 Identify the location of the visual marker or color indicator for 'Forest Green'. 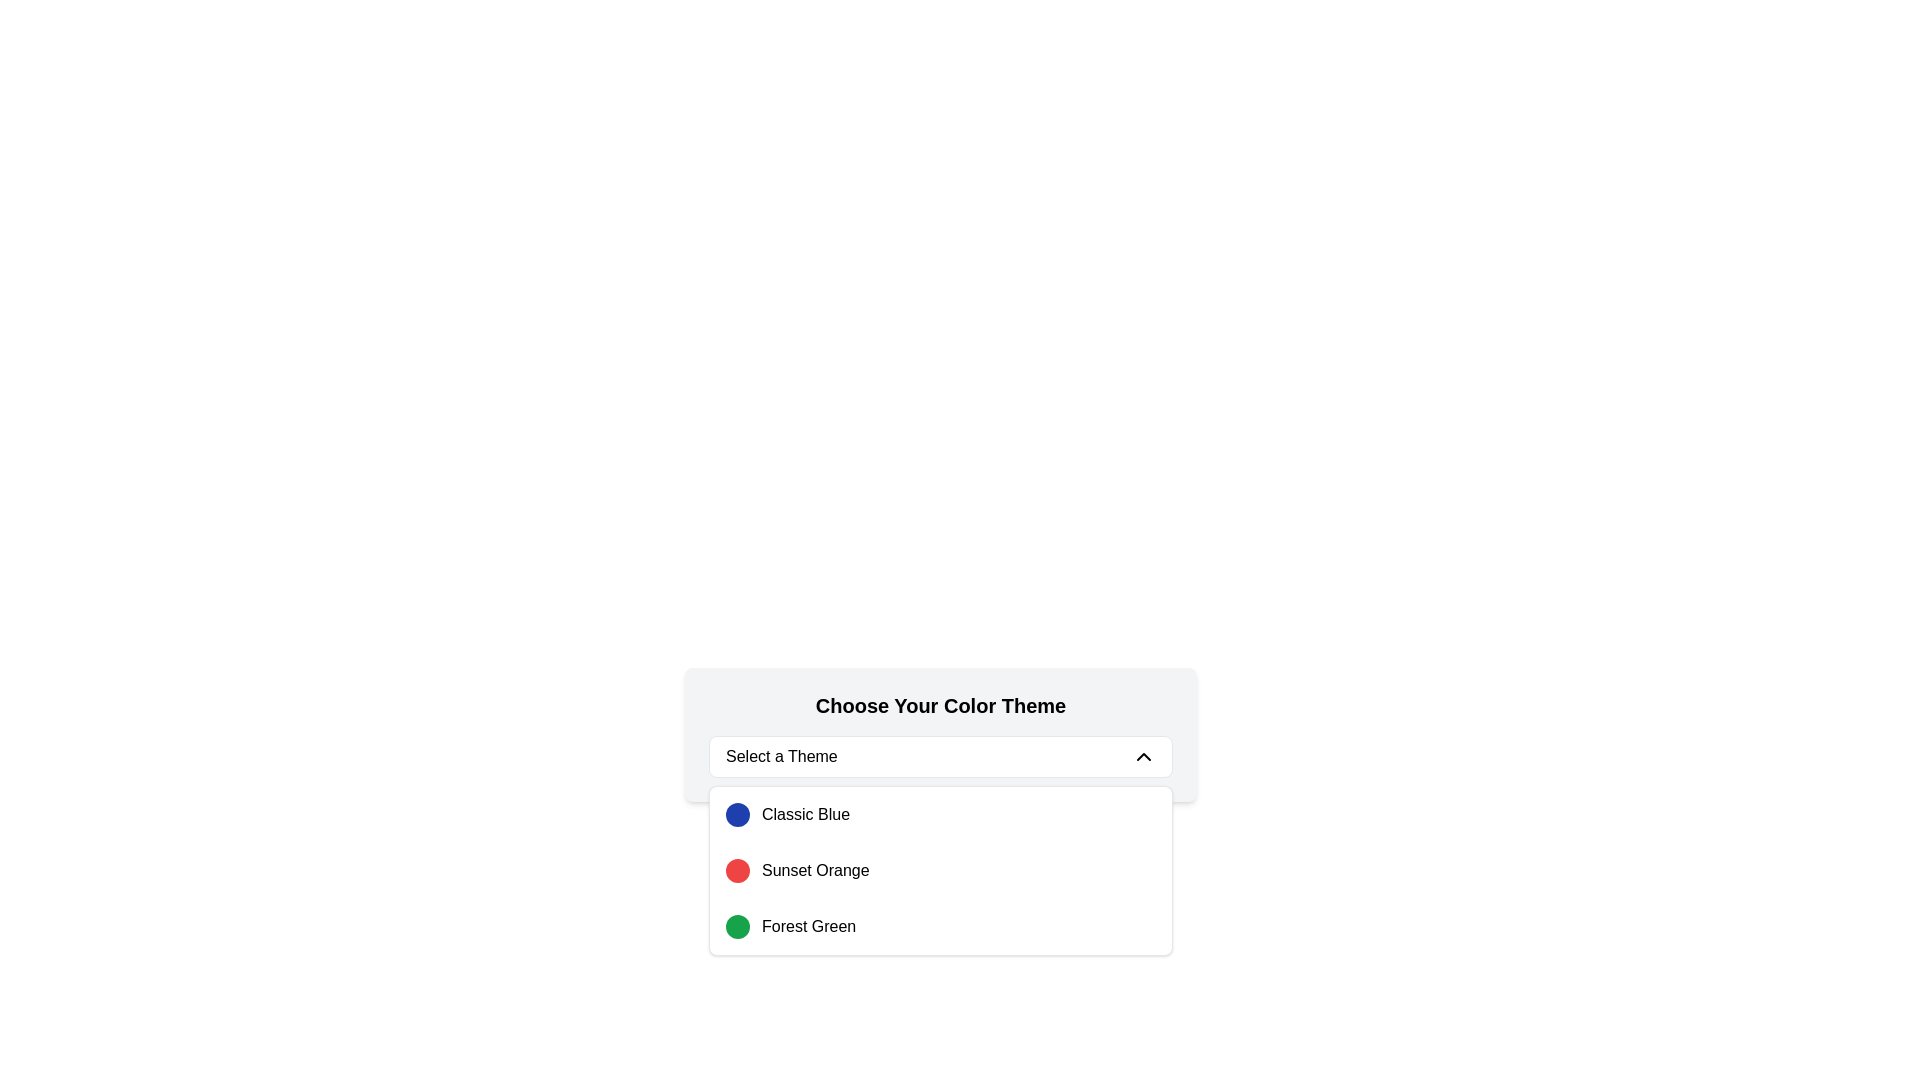
(737, 926).